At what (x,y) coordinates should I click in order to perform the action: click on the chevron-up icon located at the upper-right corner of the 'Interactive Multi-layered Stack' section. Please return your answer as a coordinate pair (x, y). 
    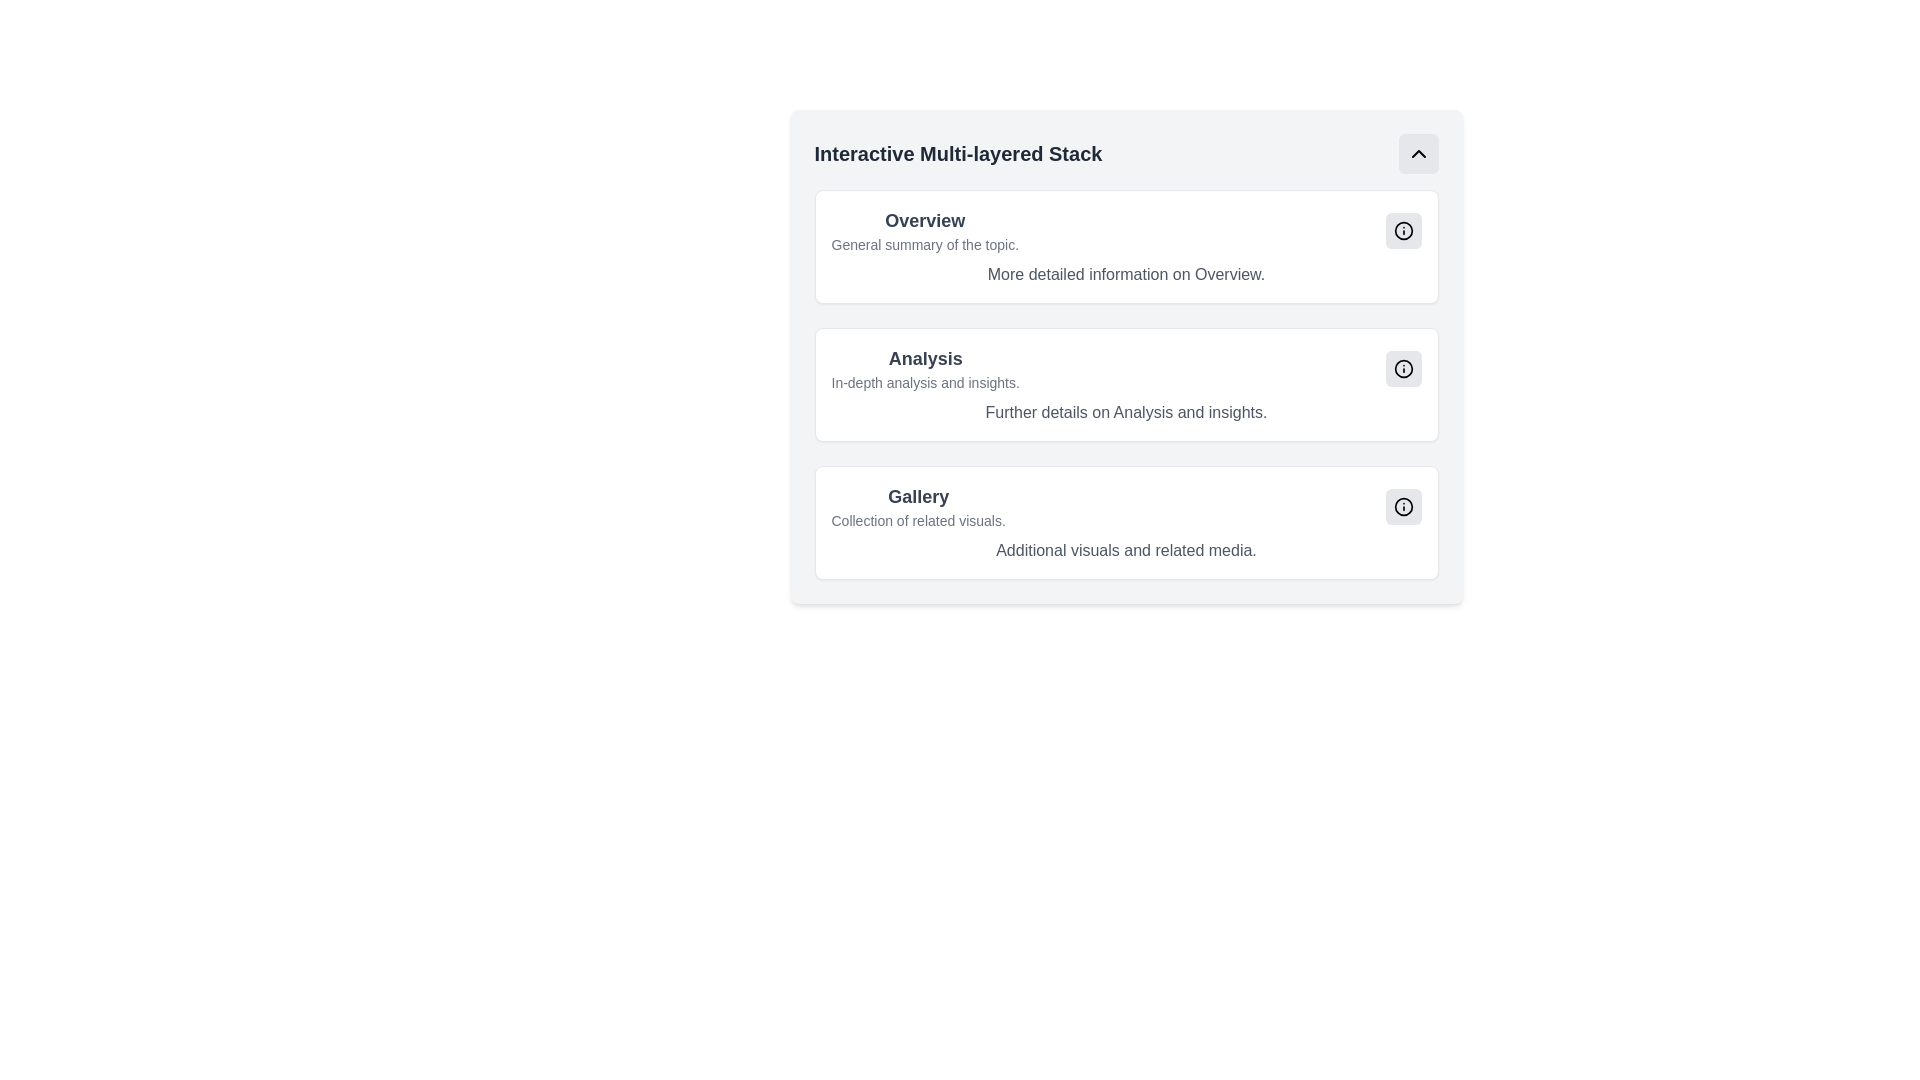
    Looking at the image, I should click on (1417, 153).